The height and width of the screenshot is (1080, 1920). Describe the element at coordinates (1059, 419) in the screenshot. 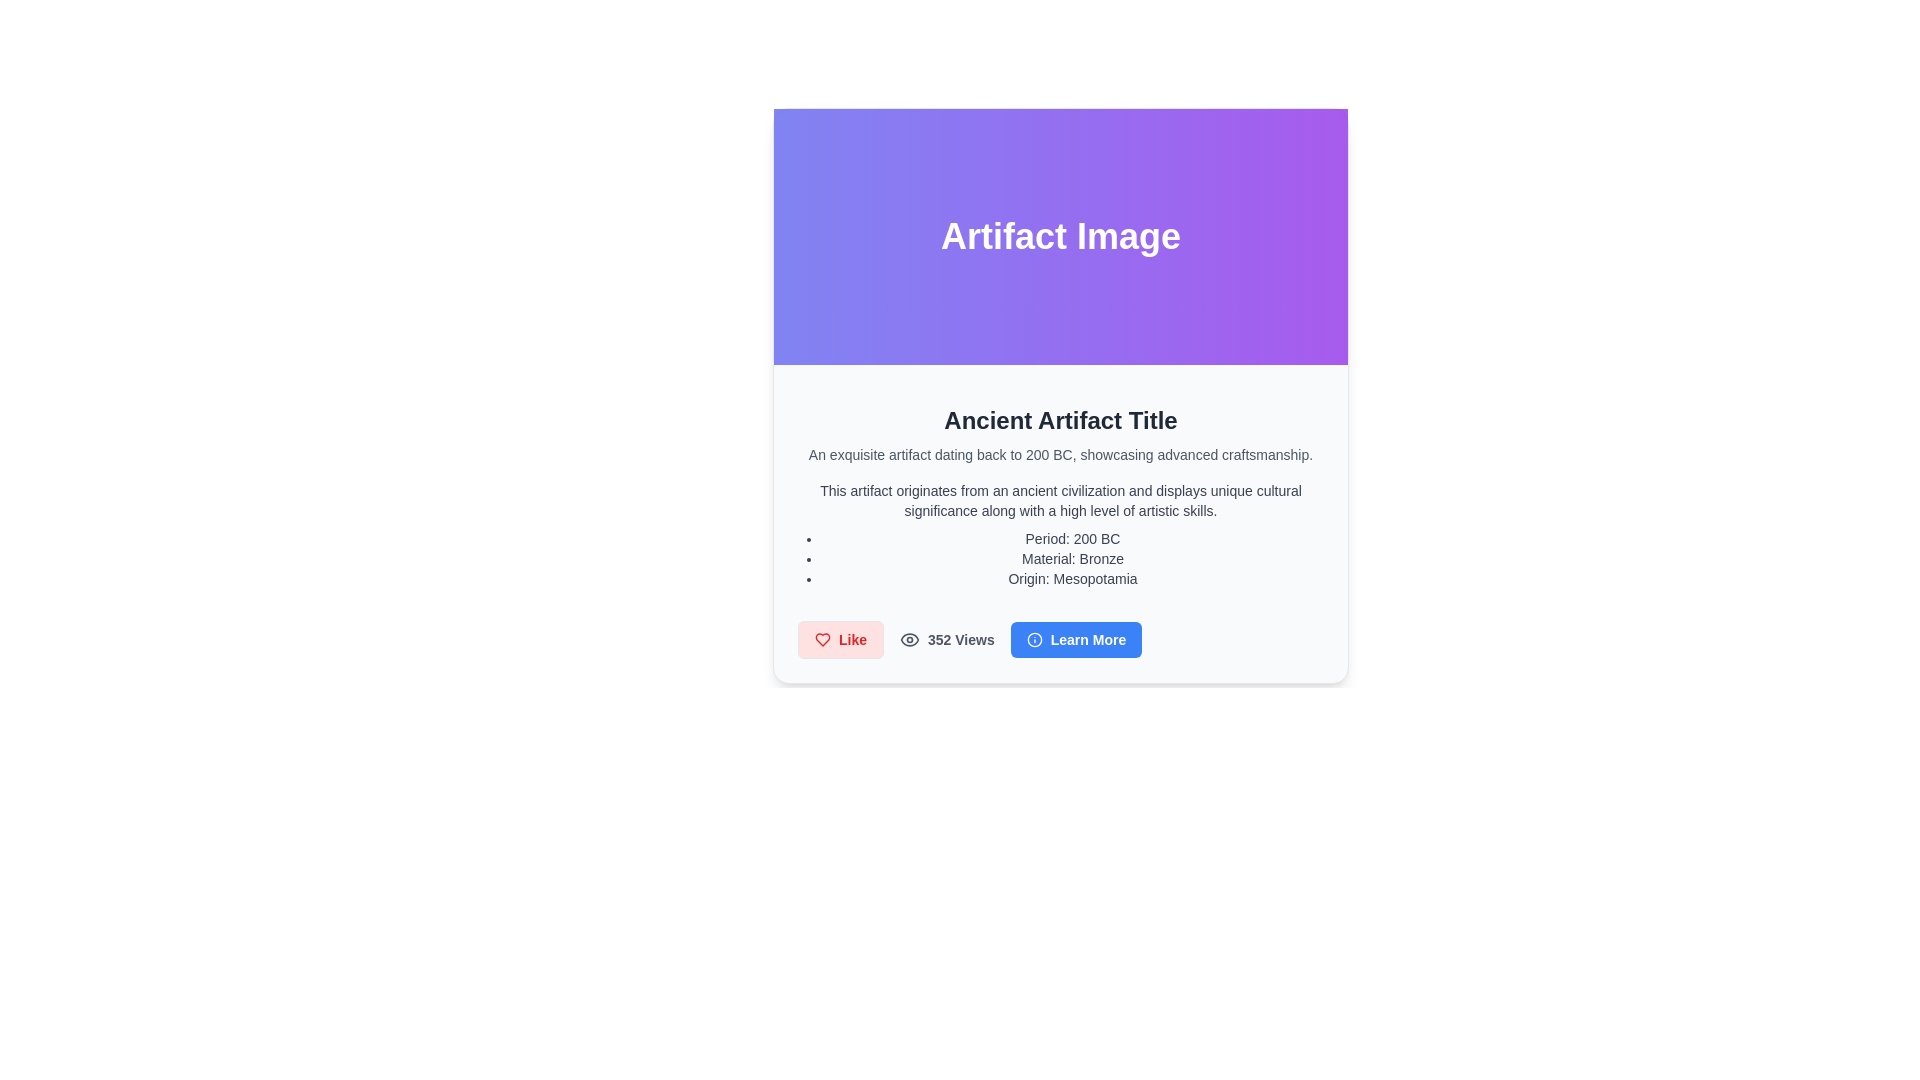

I see `the bold, large-size text element displaying the title 'Ancient Artifact Title', located directly below the 'Artifact Image' within the rectangular card layout` at that location.